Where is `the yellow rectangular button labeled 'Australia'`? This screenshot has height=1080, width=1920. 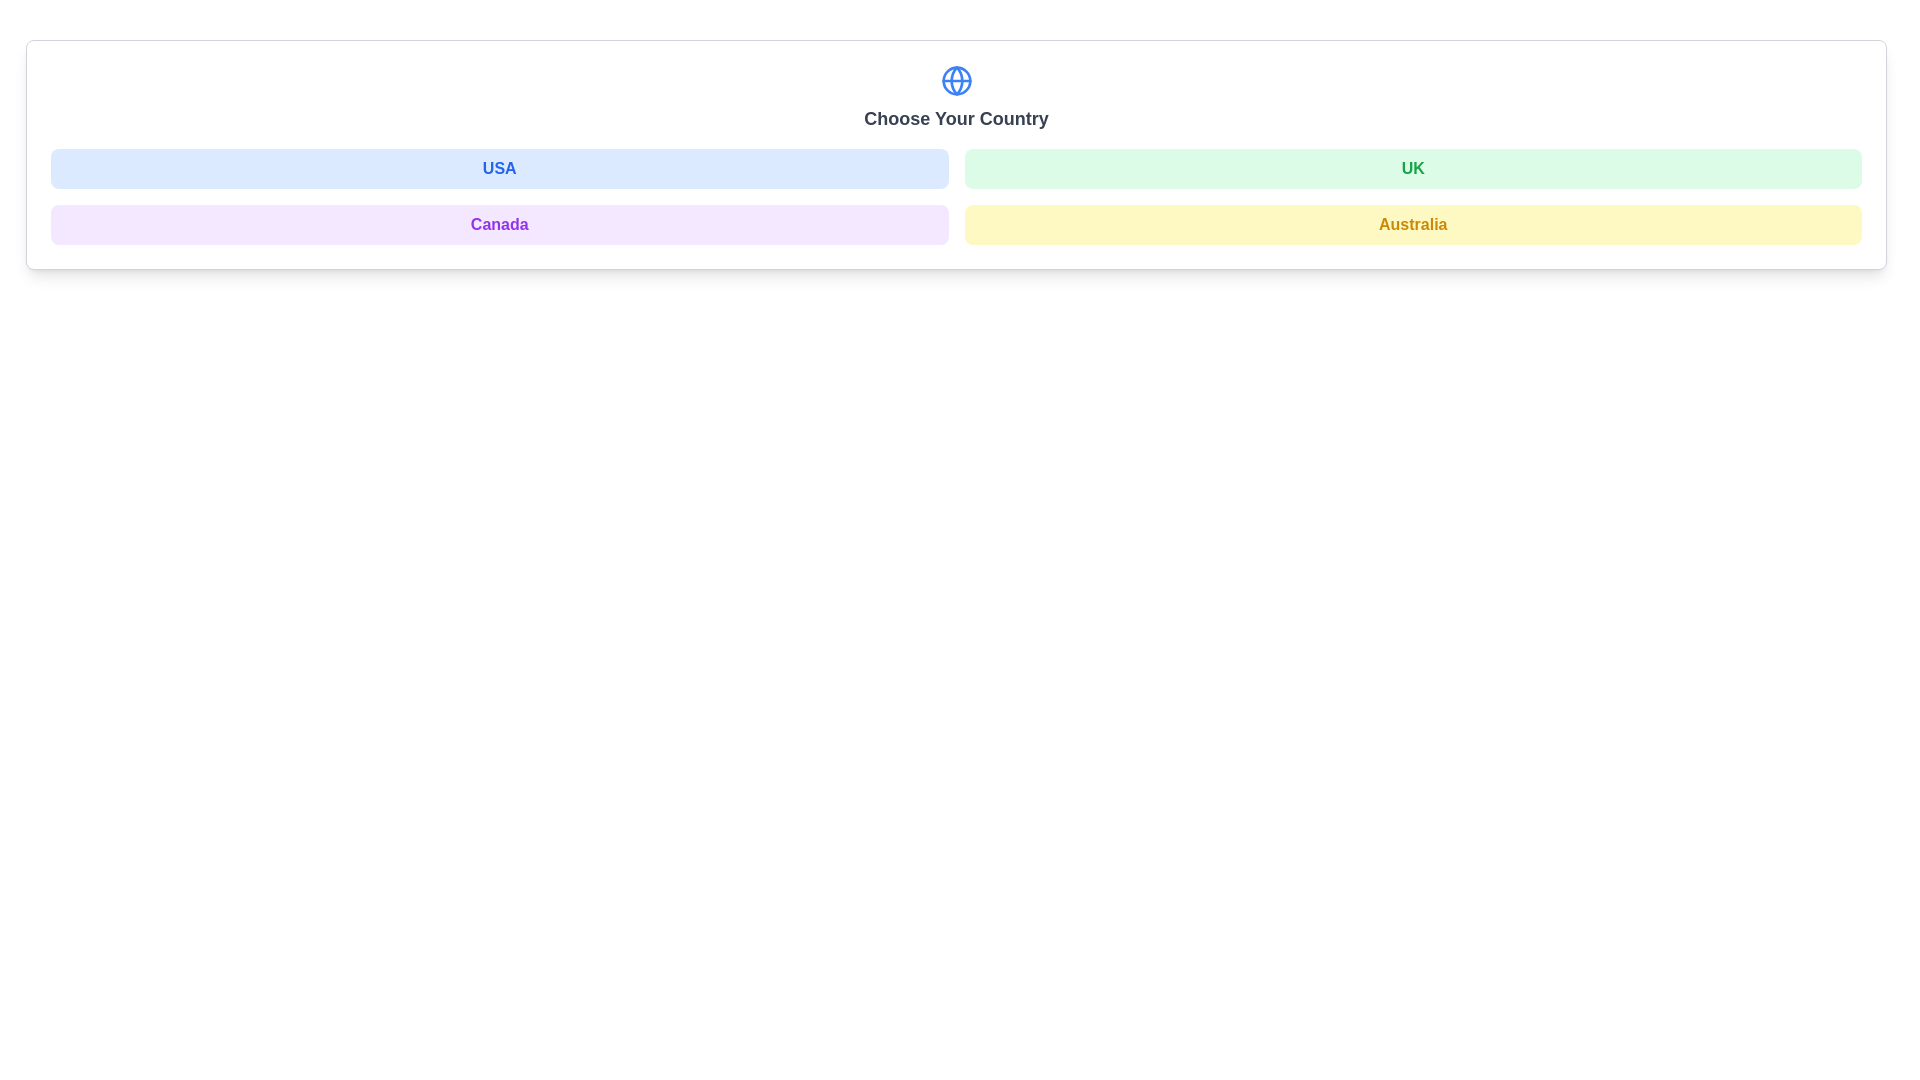 the yellow rectangular button labeled 'Australia' is located at coordinates (1412, 224).